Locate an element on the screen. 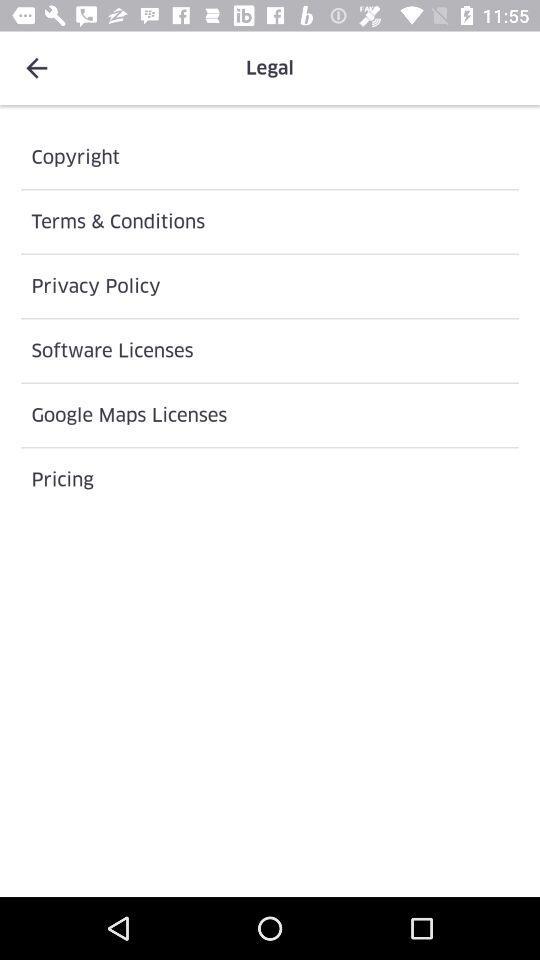 This screenshot has height=960, width=540. terms & conditions icon is located at coordinates (270, 221).